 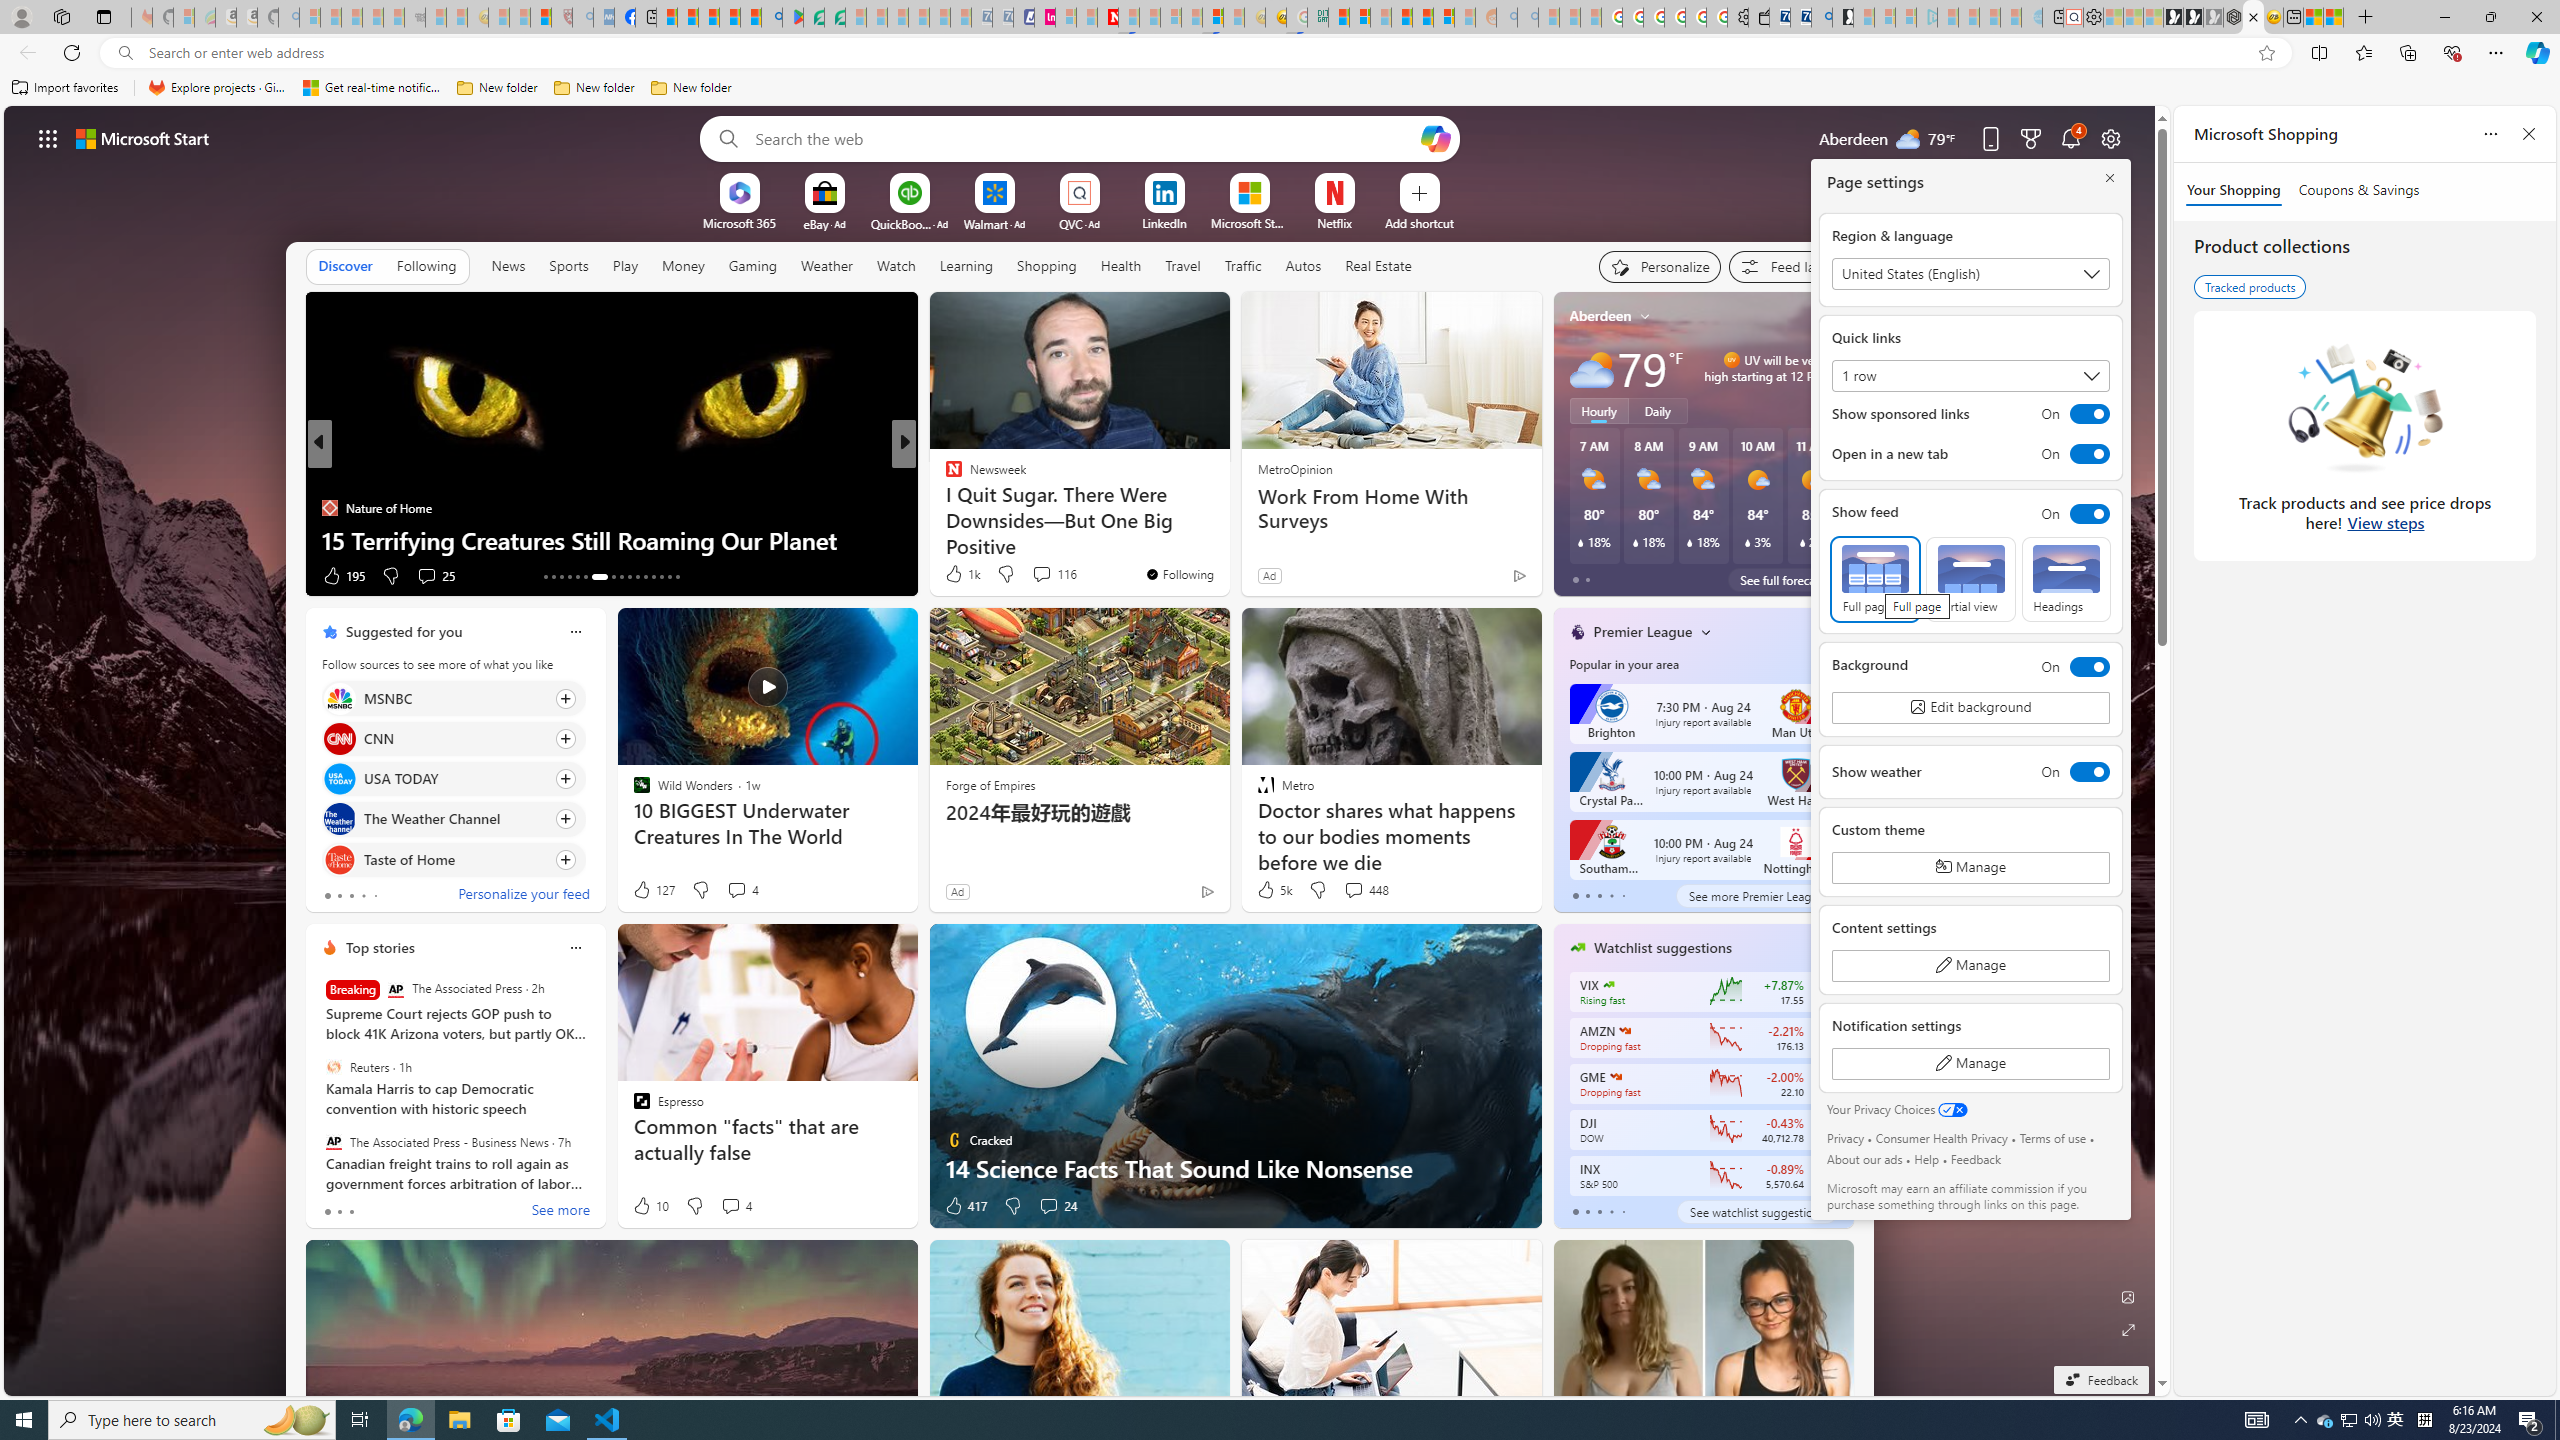 I want to click on 'Learning', so click(x=966, y=264).